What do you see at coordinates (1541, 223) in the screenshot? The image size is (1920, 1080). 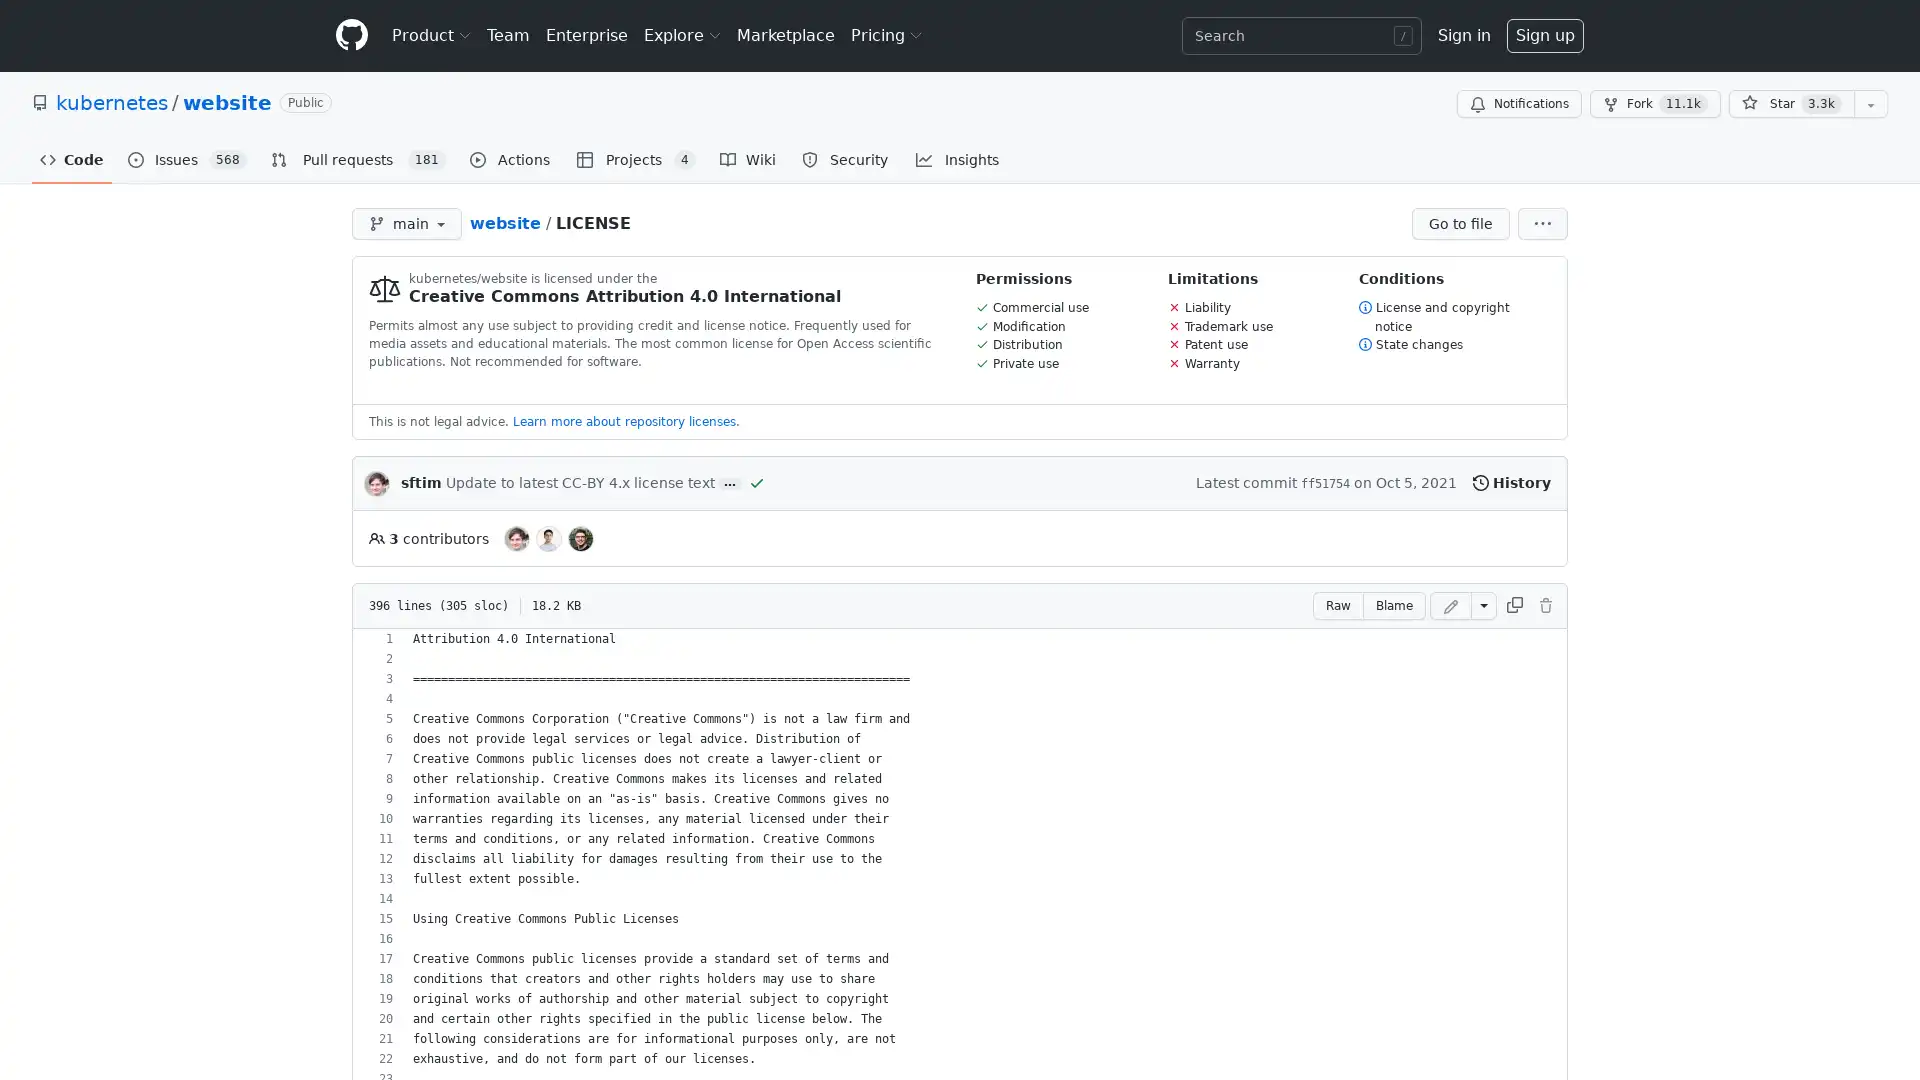 I see `More options` at bounding box center [1541, 223].